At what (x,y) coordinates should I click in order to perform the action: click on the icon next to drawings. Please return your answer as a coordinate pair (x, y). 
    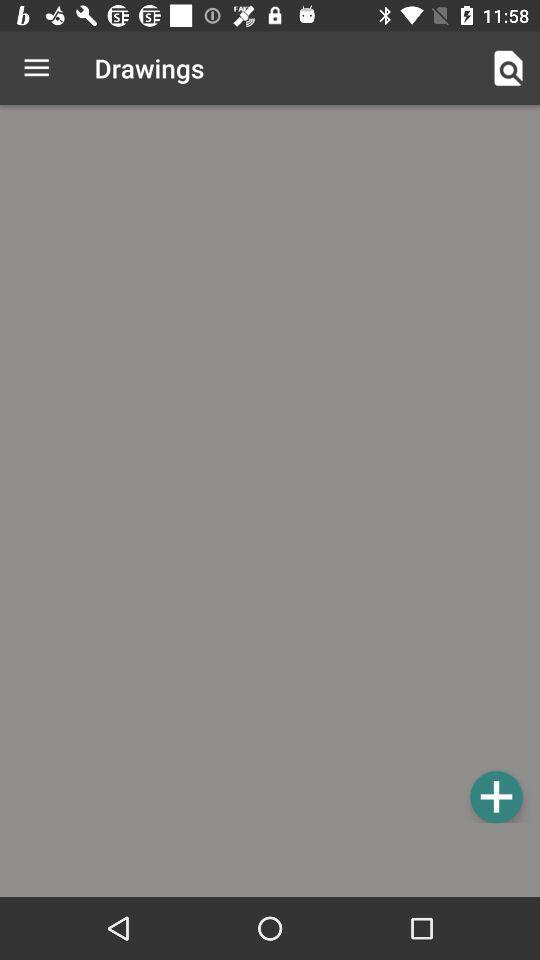
    Looking at the image, I should click on (508, 68).